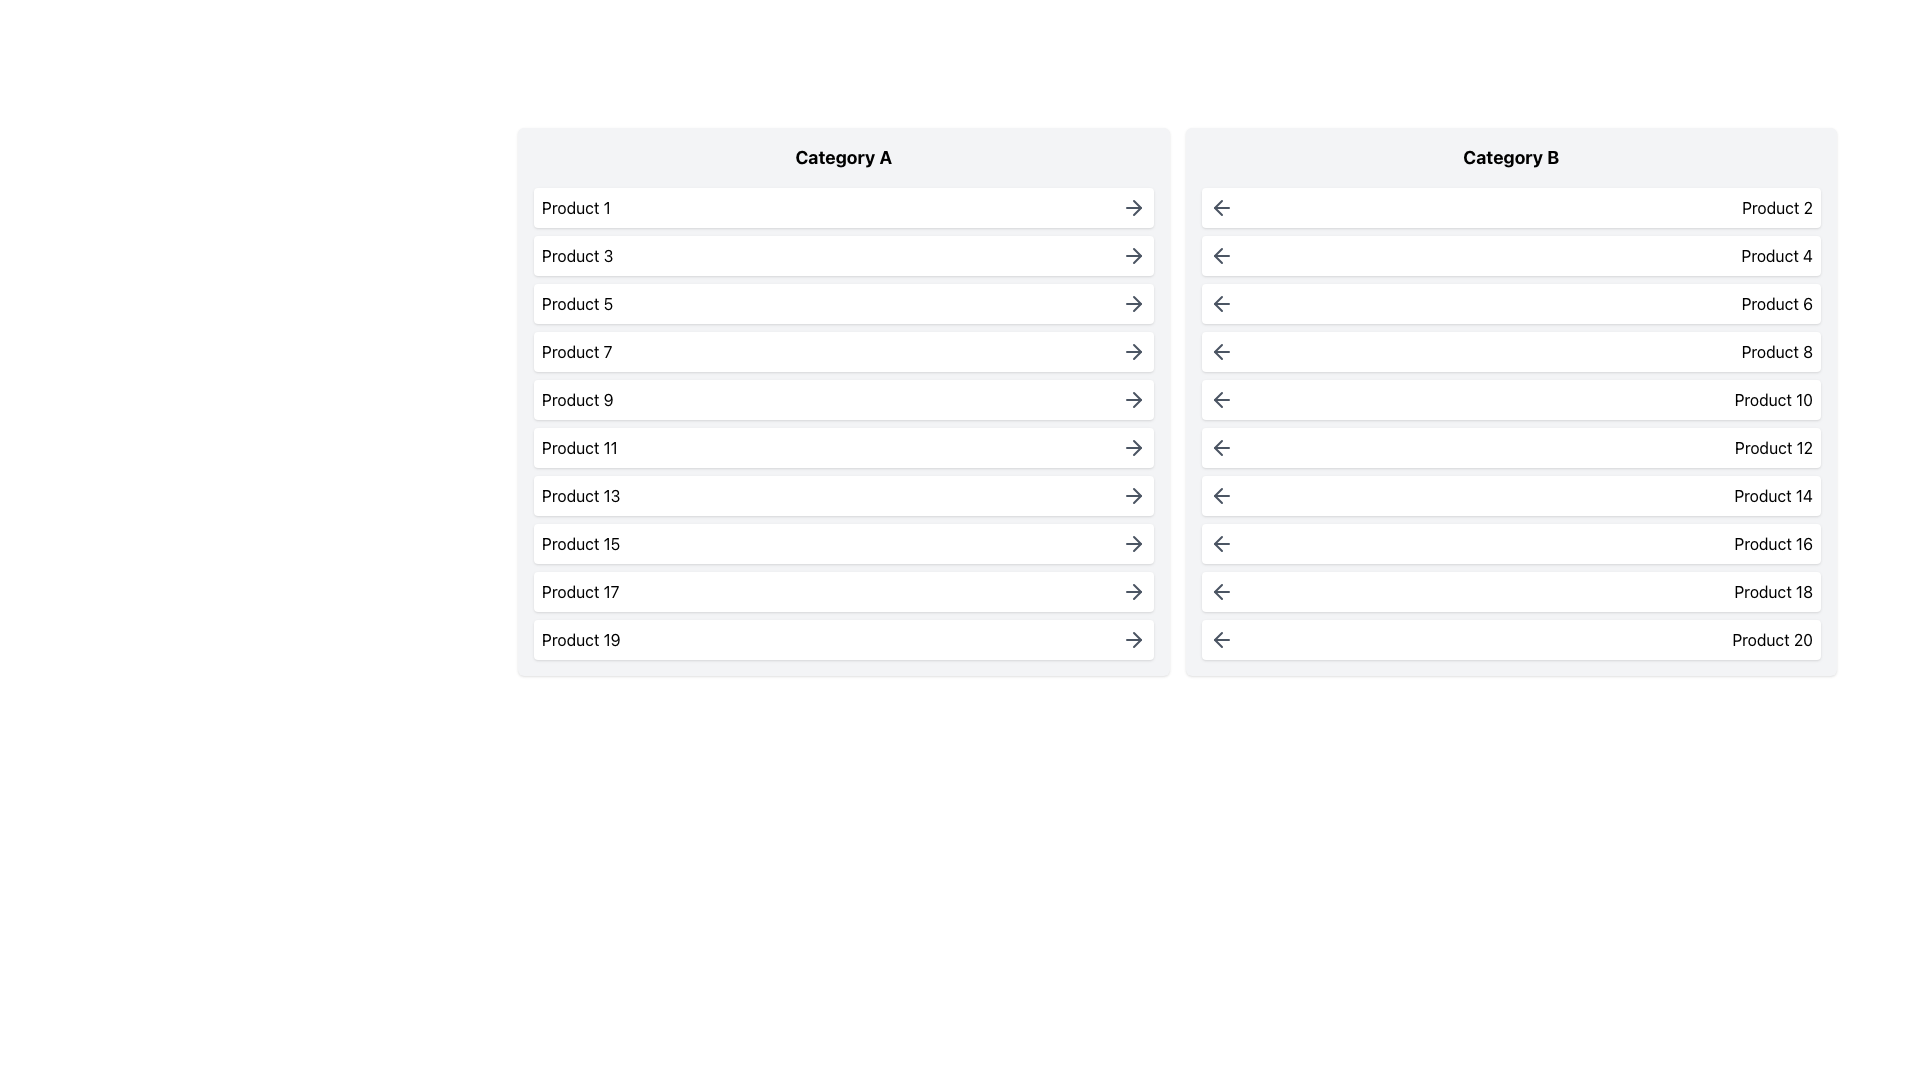 This screenshot has width=1920, height=1080. Describe the element at coordinates (1133, 640) in the screenshot. I see `the button located at the last position on the right side of the row labeled 'Product 19' in the 'Category A' column to change its appearance` at that location.